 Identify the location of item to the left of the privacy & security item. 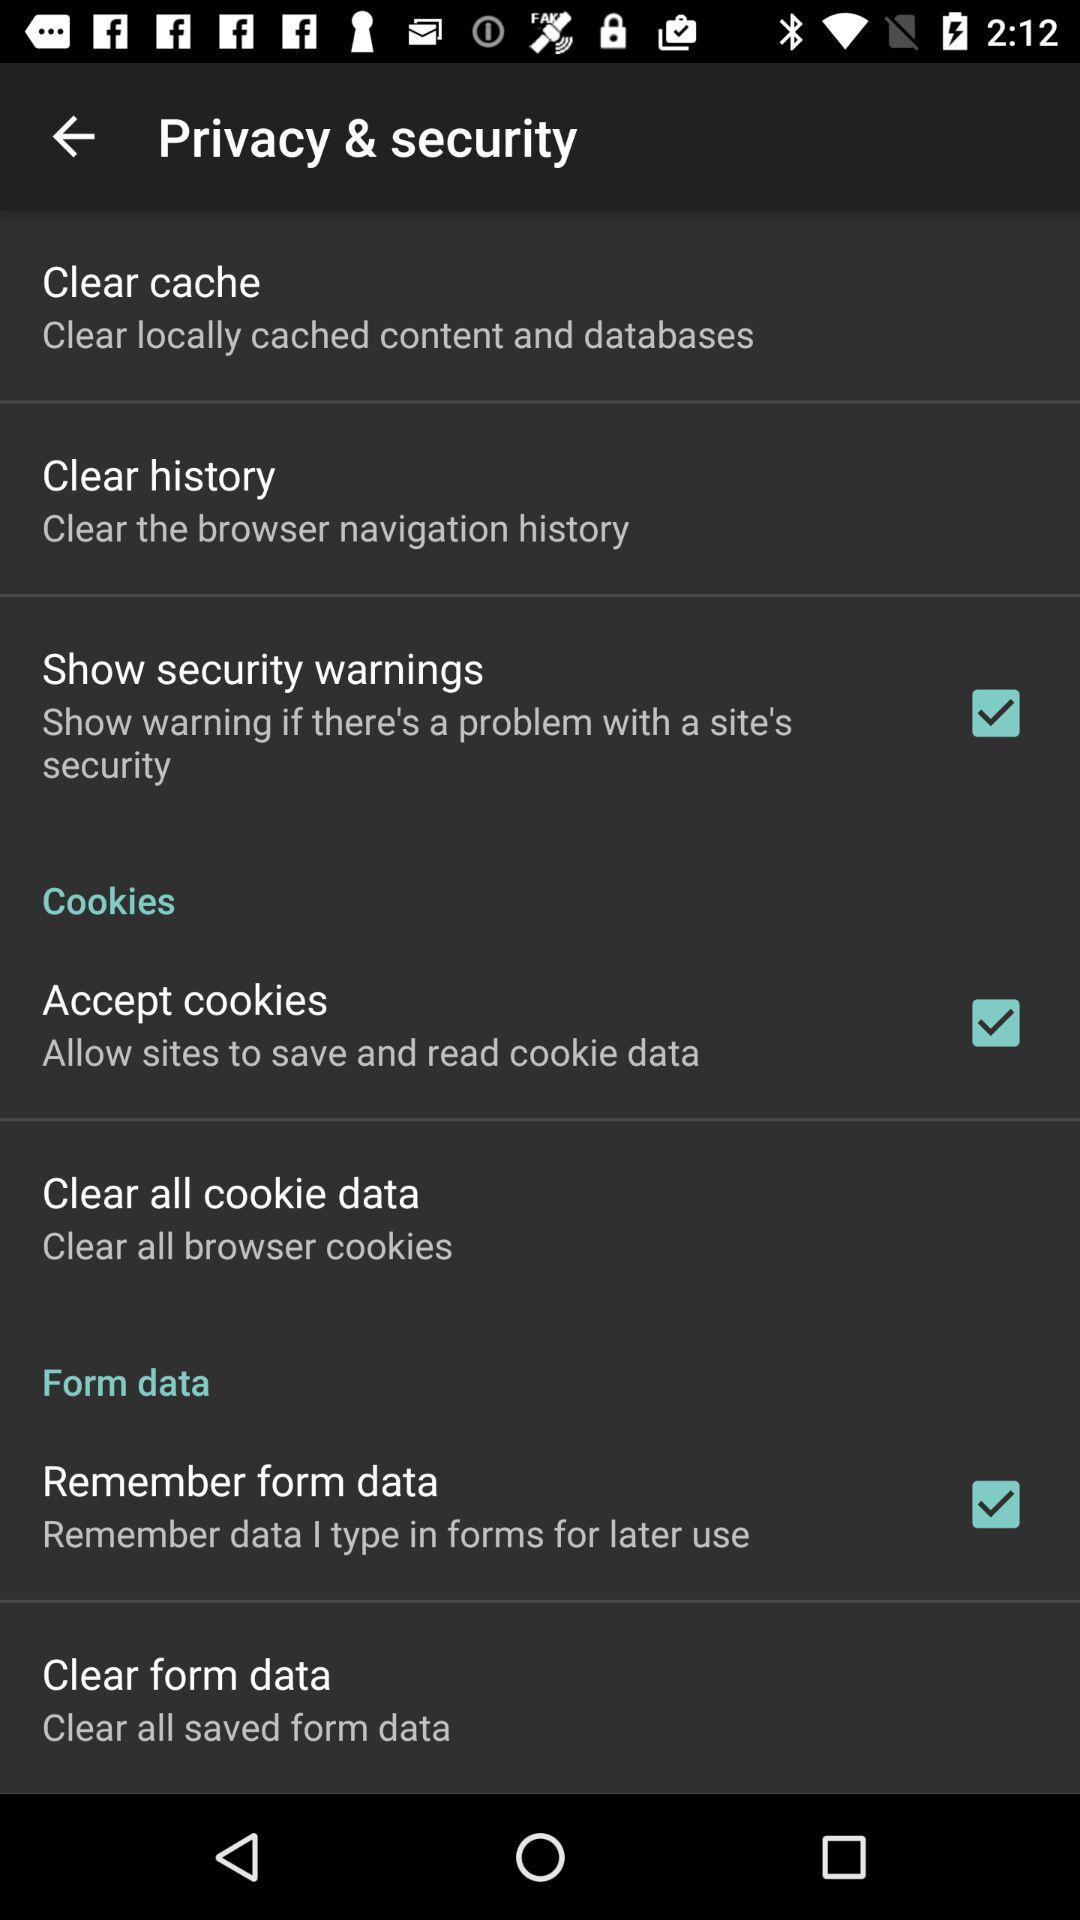
(72, 135).